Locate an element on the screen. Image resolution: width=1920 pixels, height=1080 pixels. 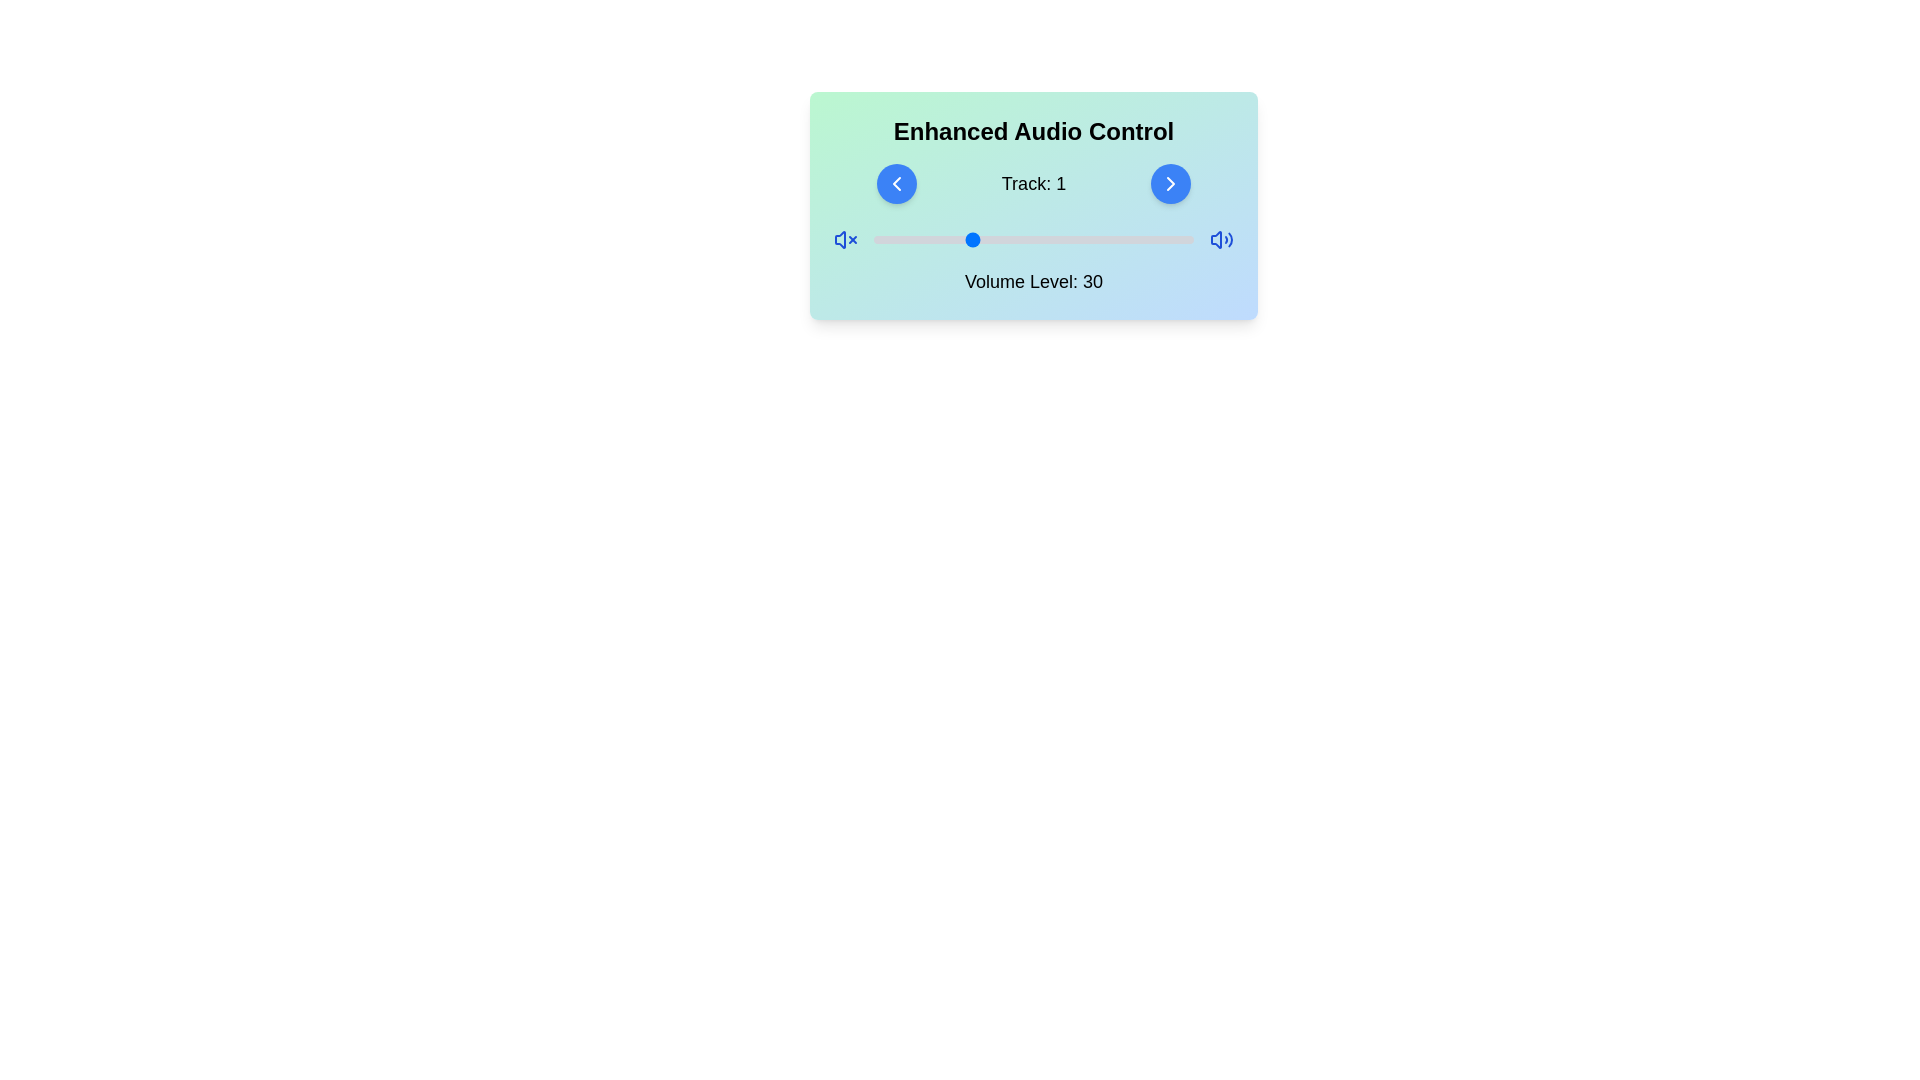
the volume slider to set the volume to 53% is located at coordinates (1042, 238).